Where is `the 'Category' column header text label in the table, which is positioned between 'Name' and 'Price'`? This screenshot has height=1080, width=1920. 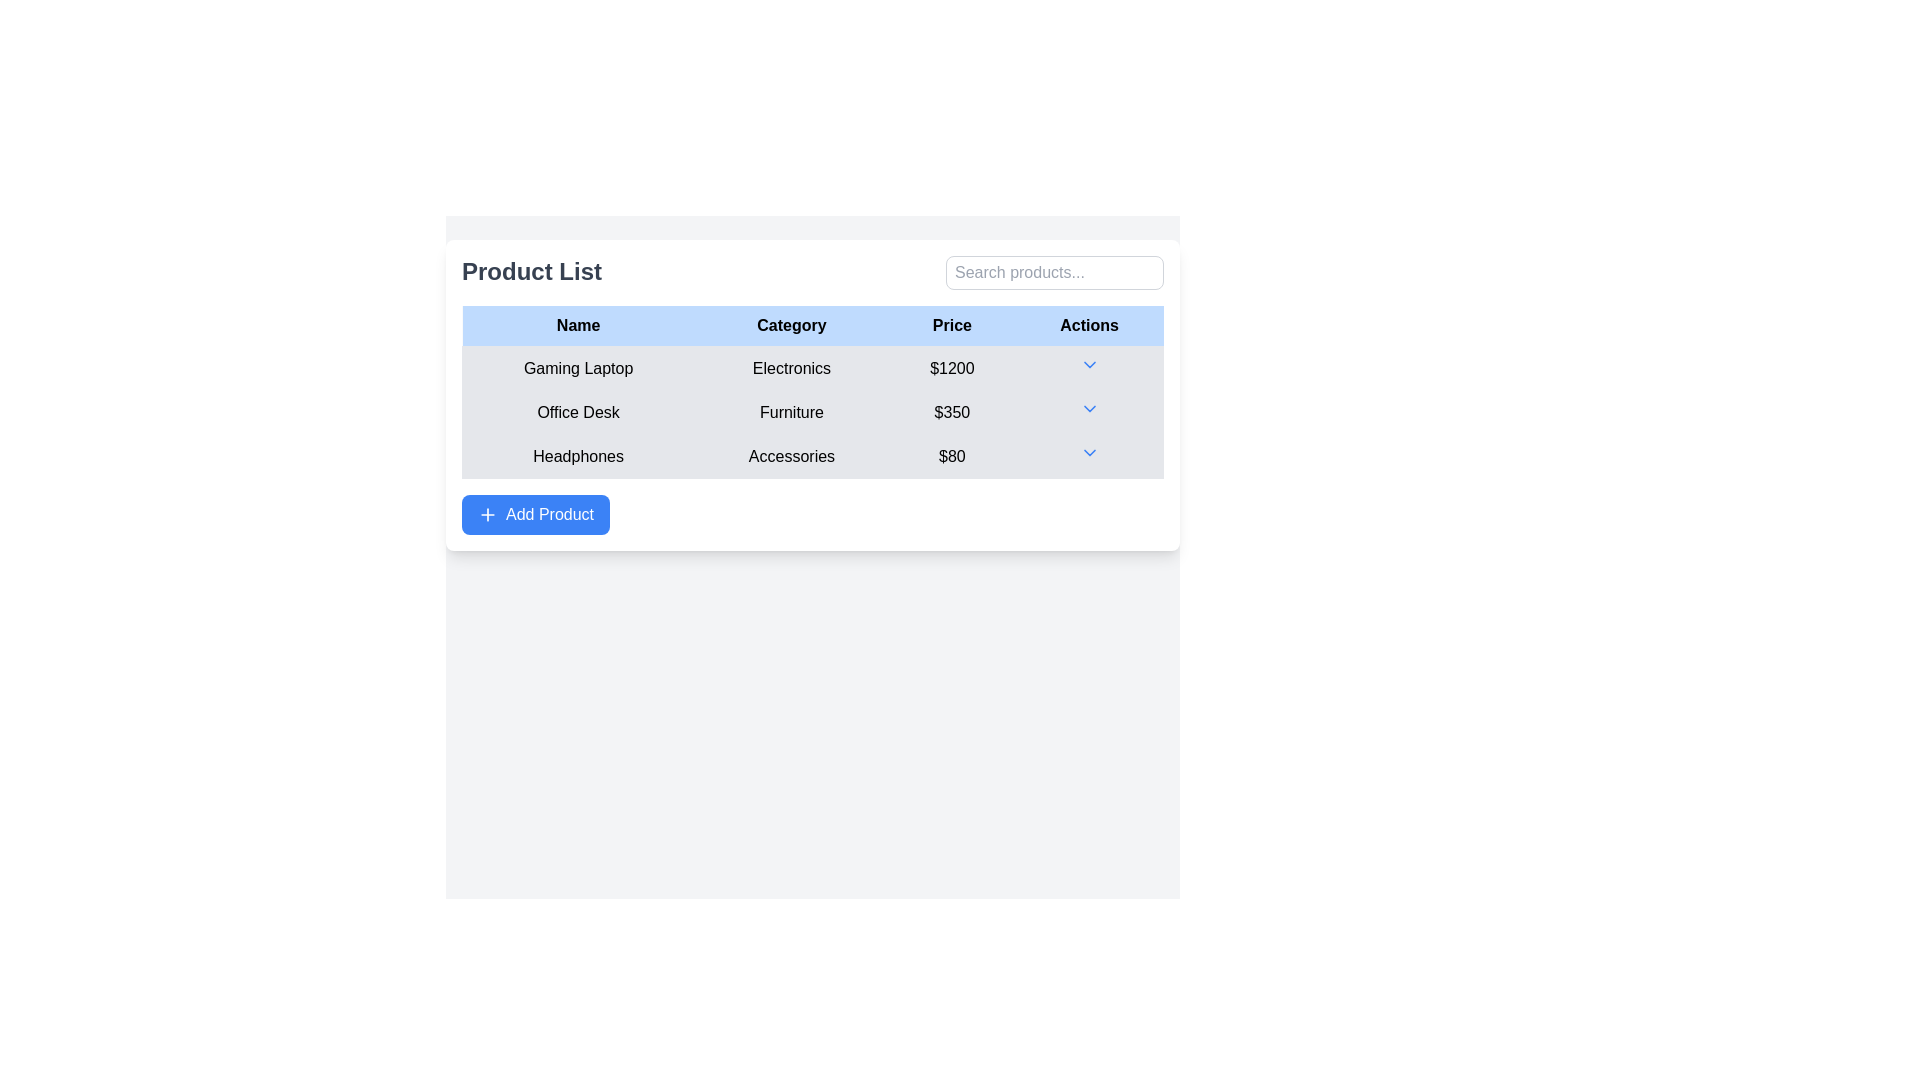
the 'Category' column header text label in the table, which is positioned between 'Name' and 'Price' is located at coordinates (791, 325).